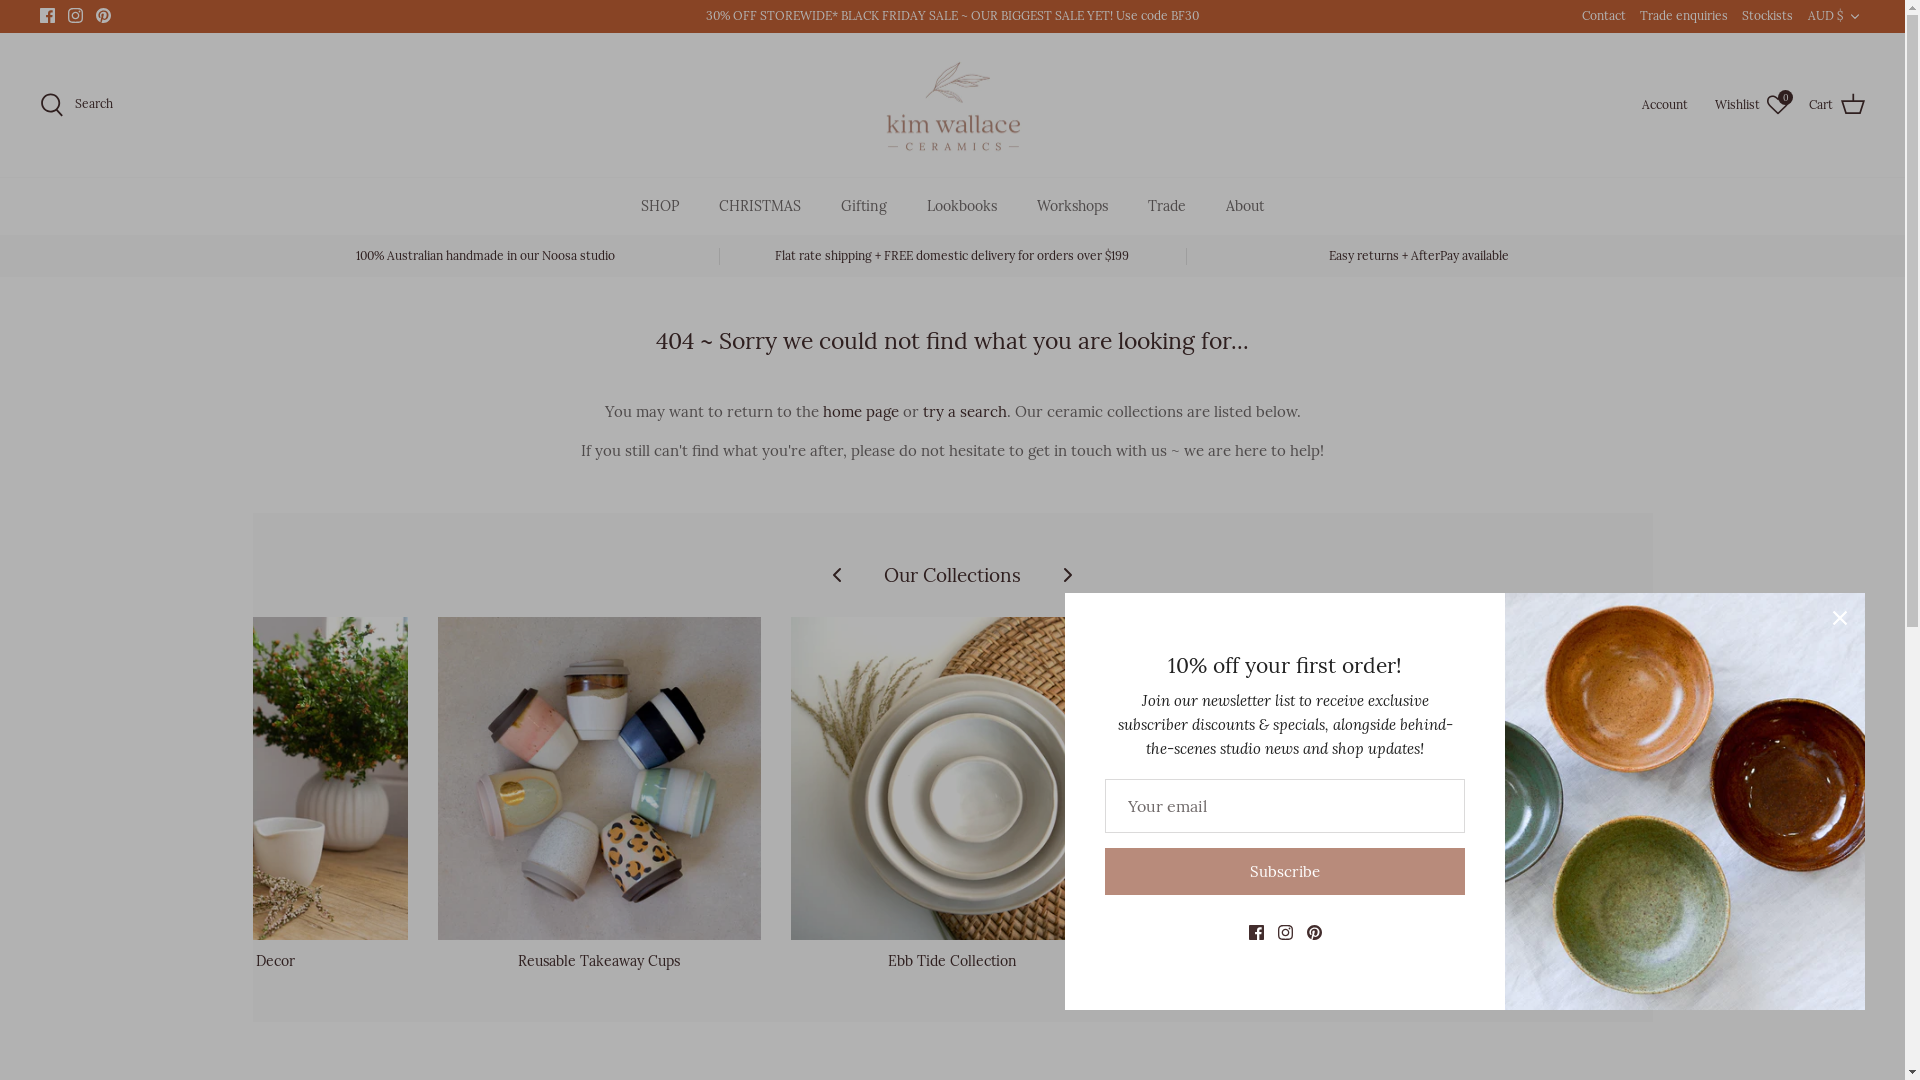 This screenshot has width=1920, height=1080. Describe the element at coordinates (700, 206) in the screenshot. I see `'CHRISTMAS'` at that location.